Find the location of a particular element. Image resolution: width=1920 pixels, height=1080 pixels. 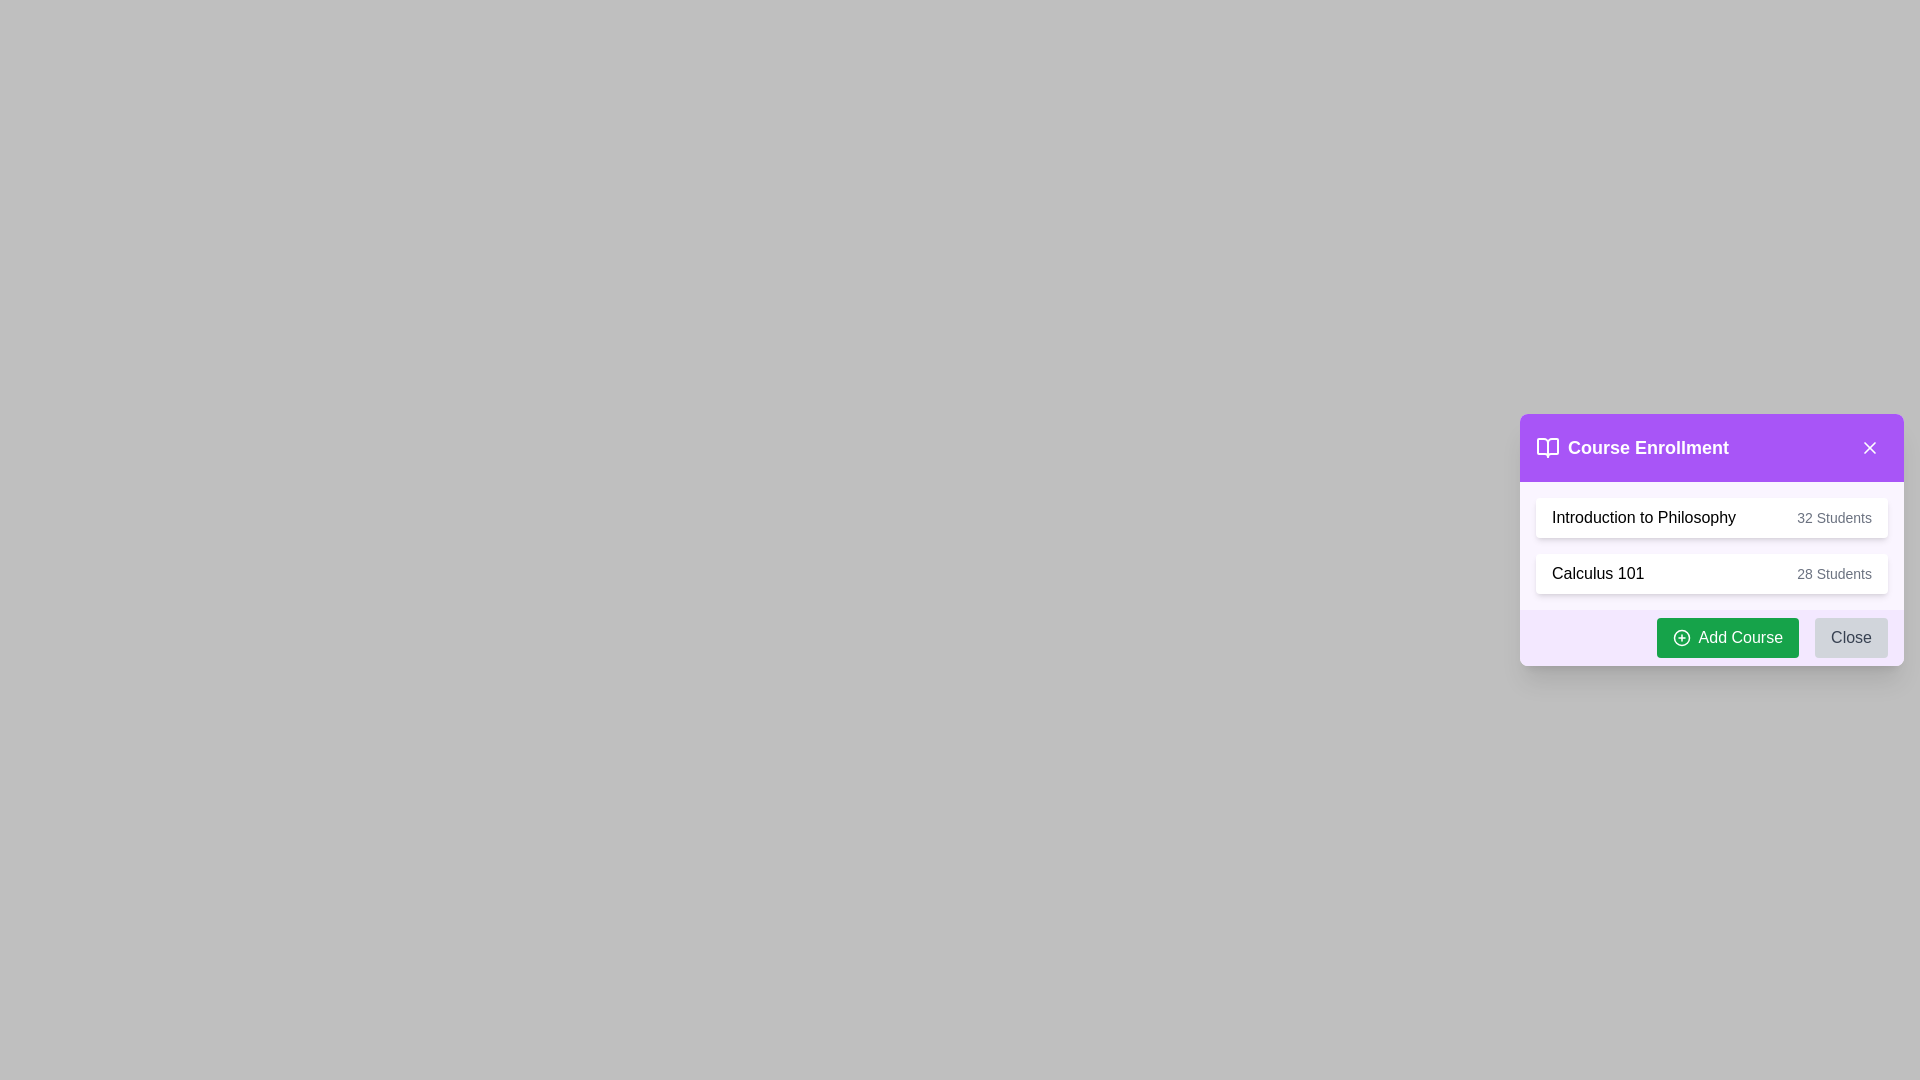

the close button located in the top-right corner of the 'Course Enrollment' dialog box is located at coordinates (1869, 446).